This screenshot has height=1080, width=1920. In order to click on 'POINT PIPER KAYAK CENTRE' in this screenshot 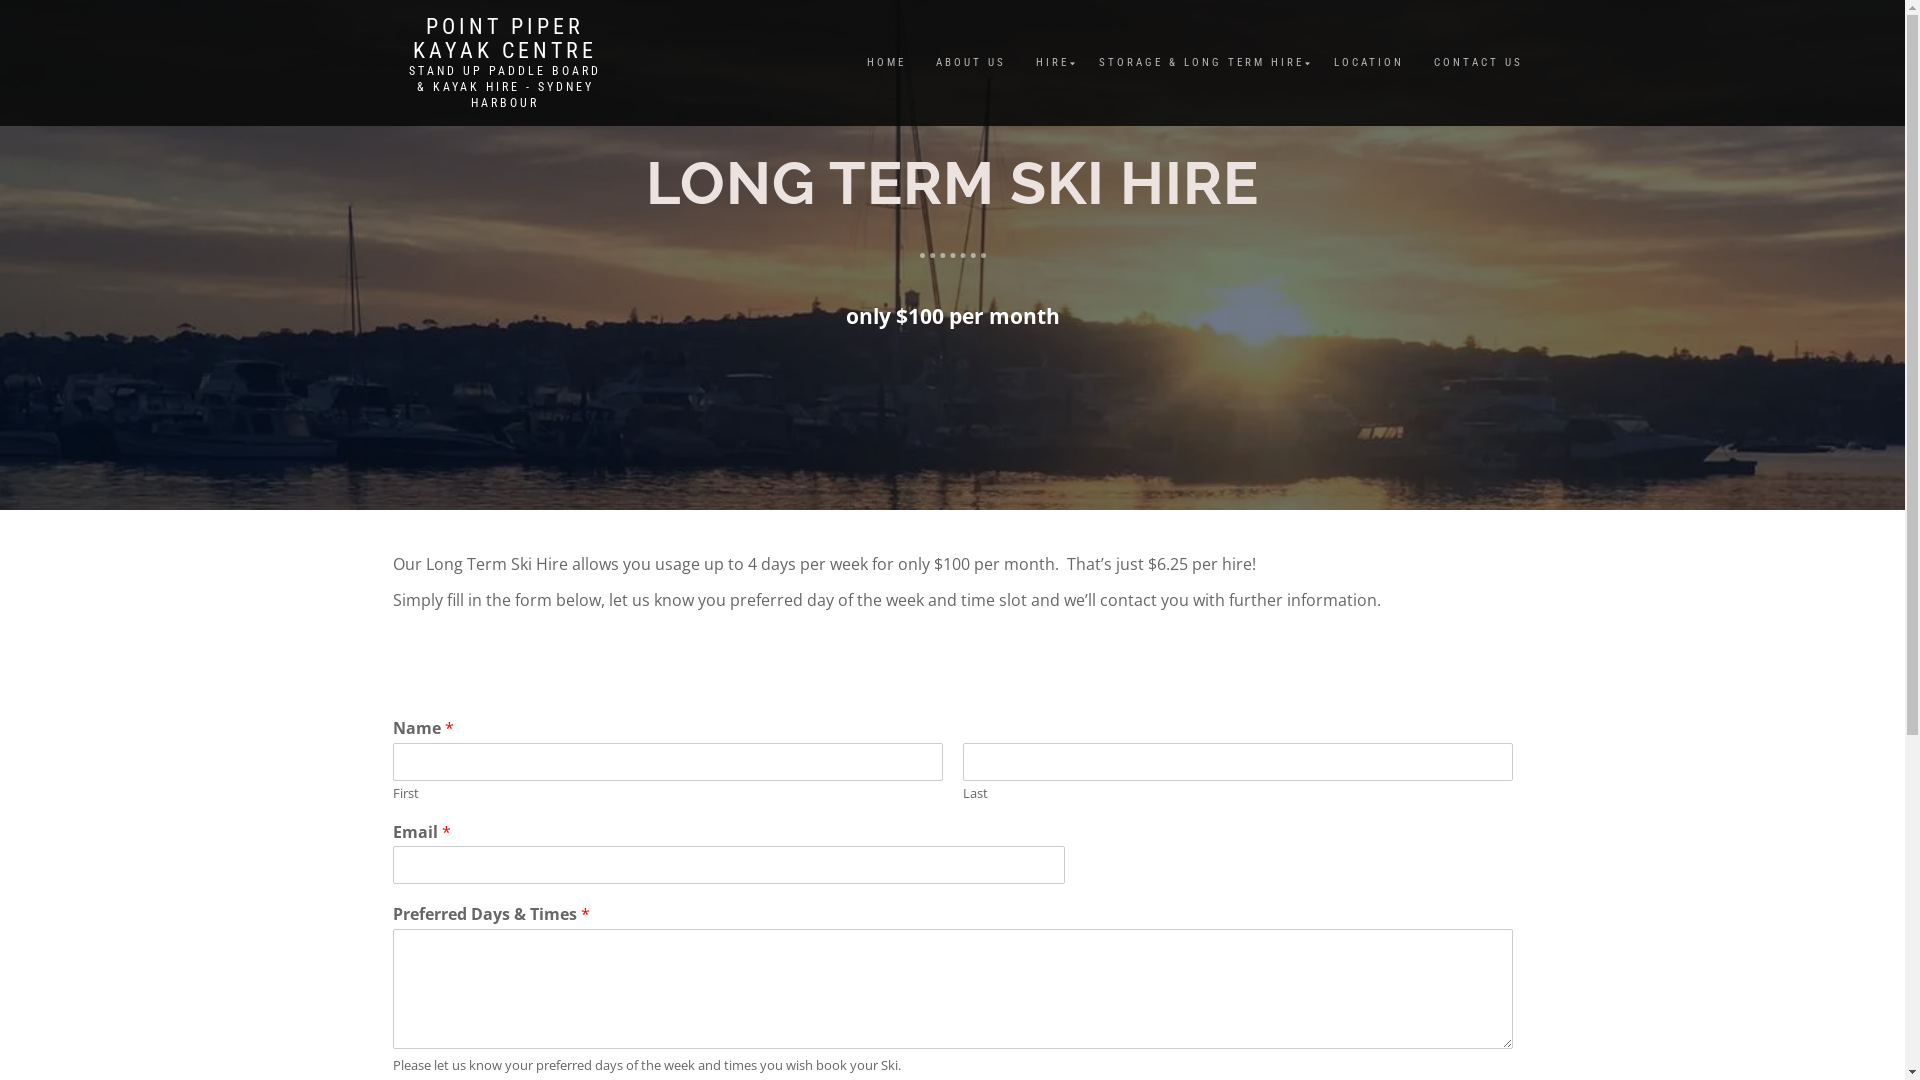, I will do `click(504, 38)`.